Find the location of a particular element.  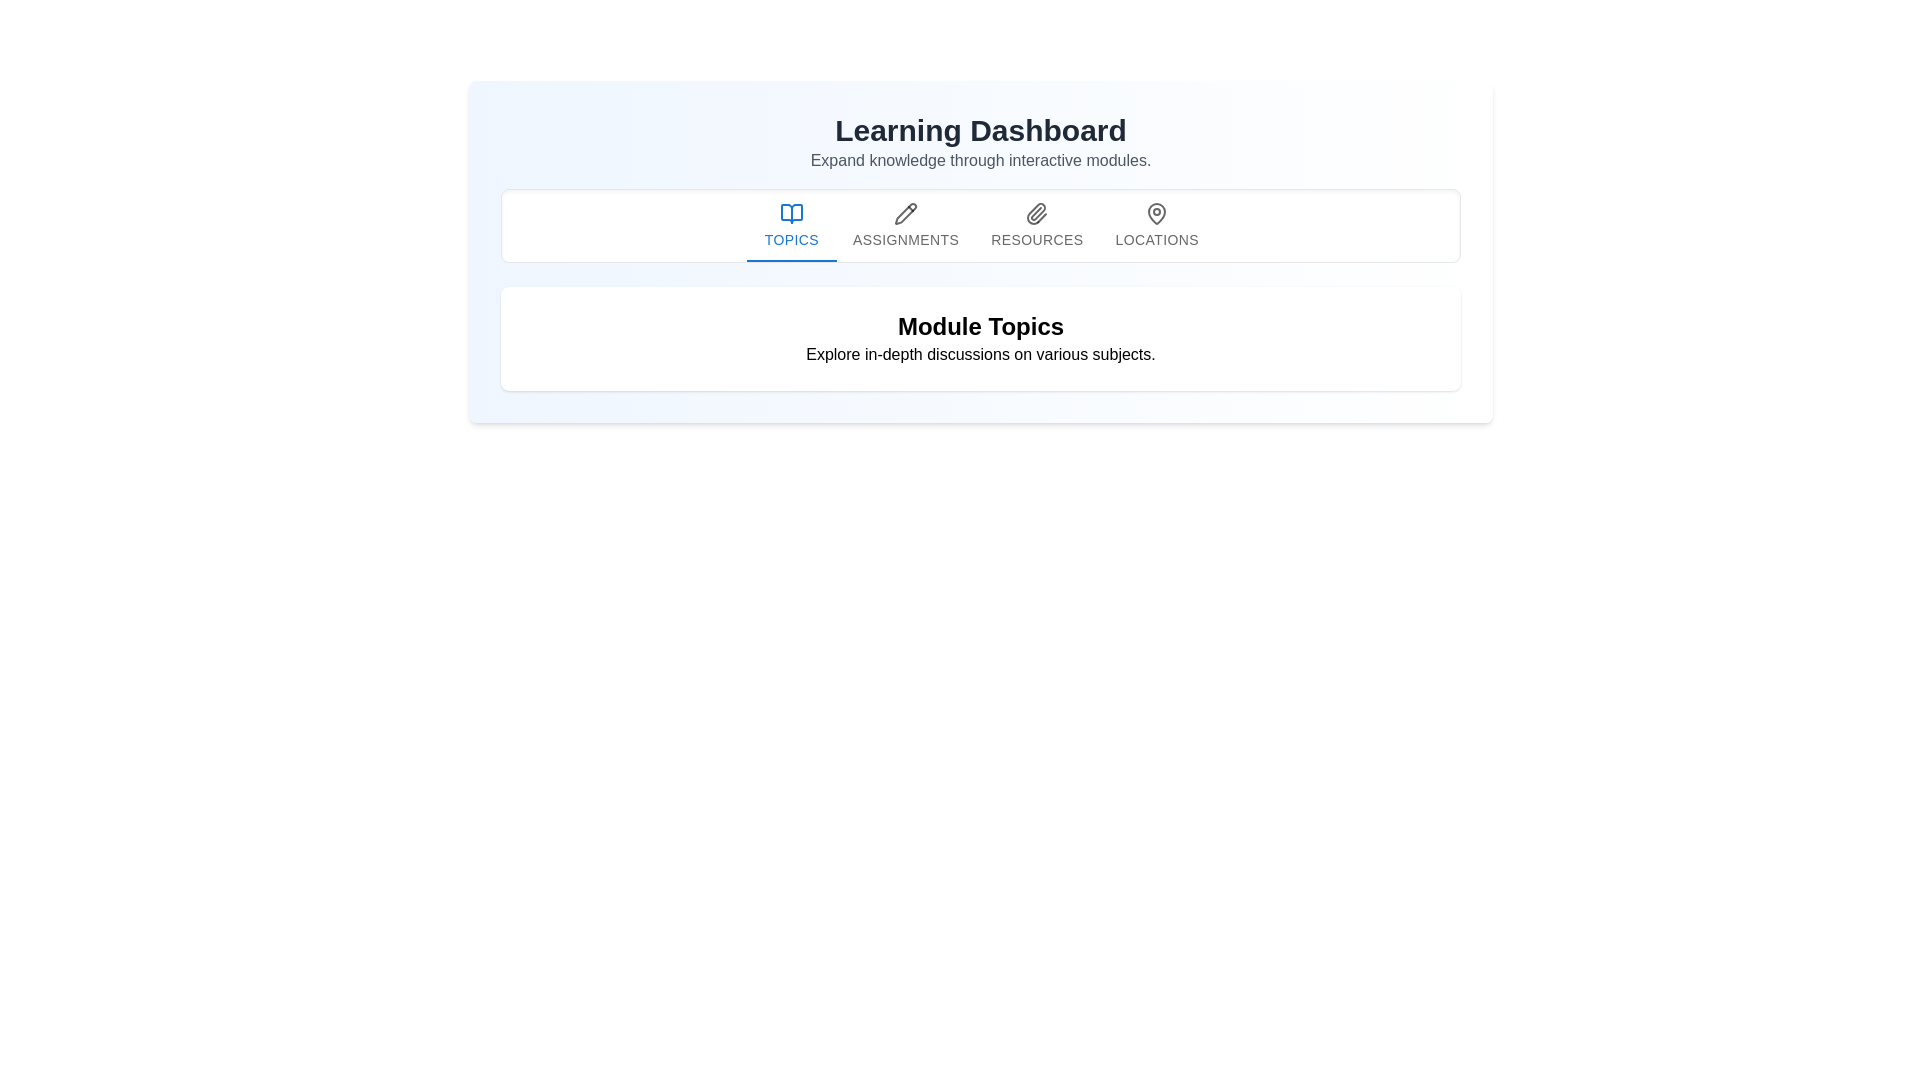

the 'Assignments' tab, which is the second tab in a series of four, styled with a bold blue font and a pencil icon above the text is located at coordinates (905, 225).